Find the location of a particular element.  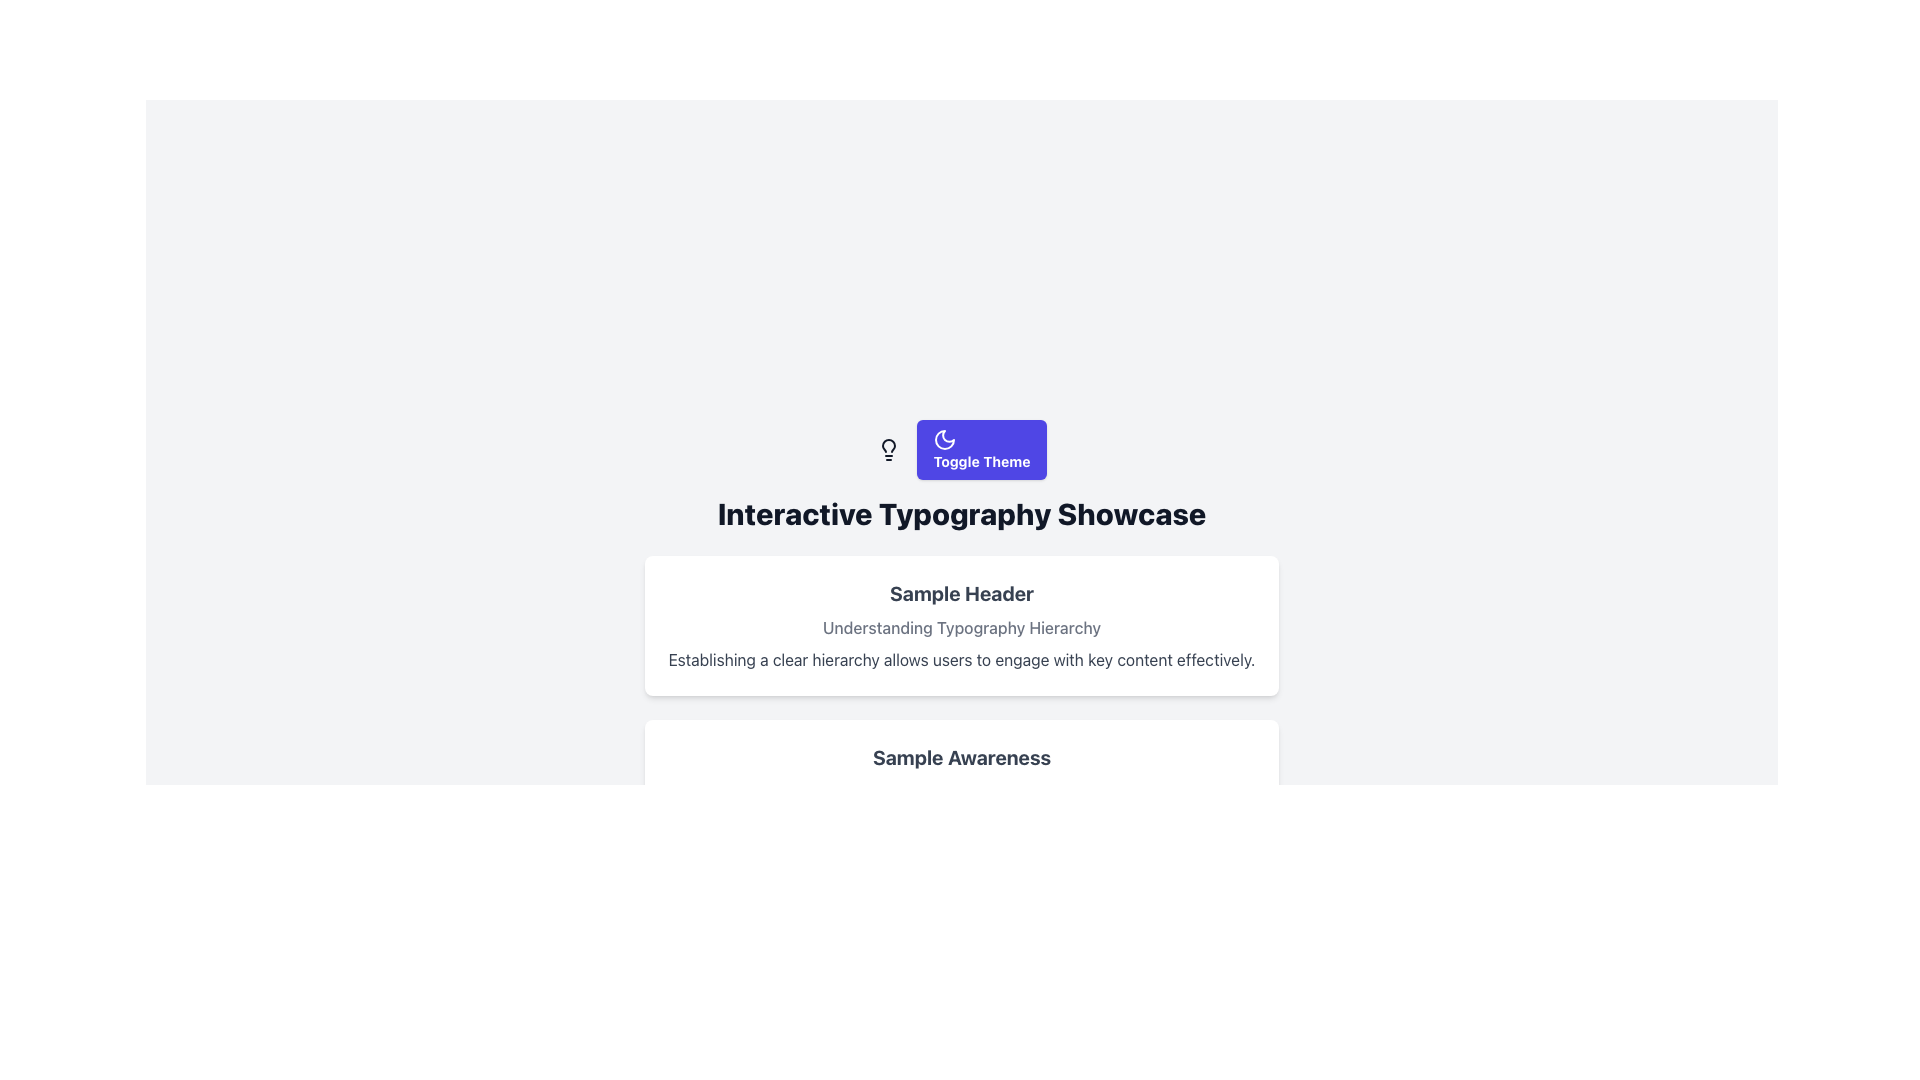

the text label displaying 'Interactive Typography Showcase', which is styled with a large, bold font and is centered on the page, located below the 'Toggle Theme' button is located at coordinates (961, 512).